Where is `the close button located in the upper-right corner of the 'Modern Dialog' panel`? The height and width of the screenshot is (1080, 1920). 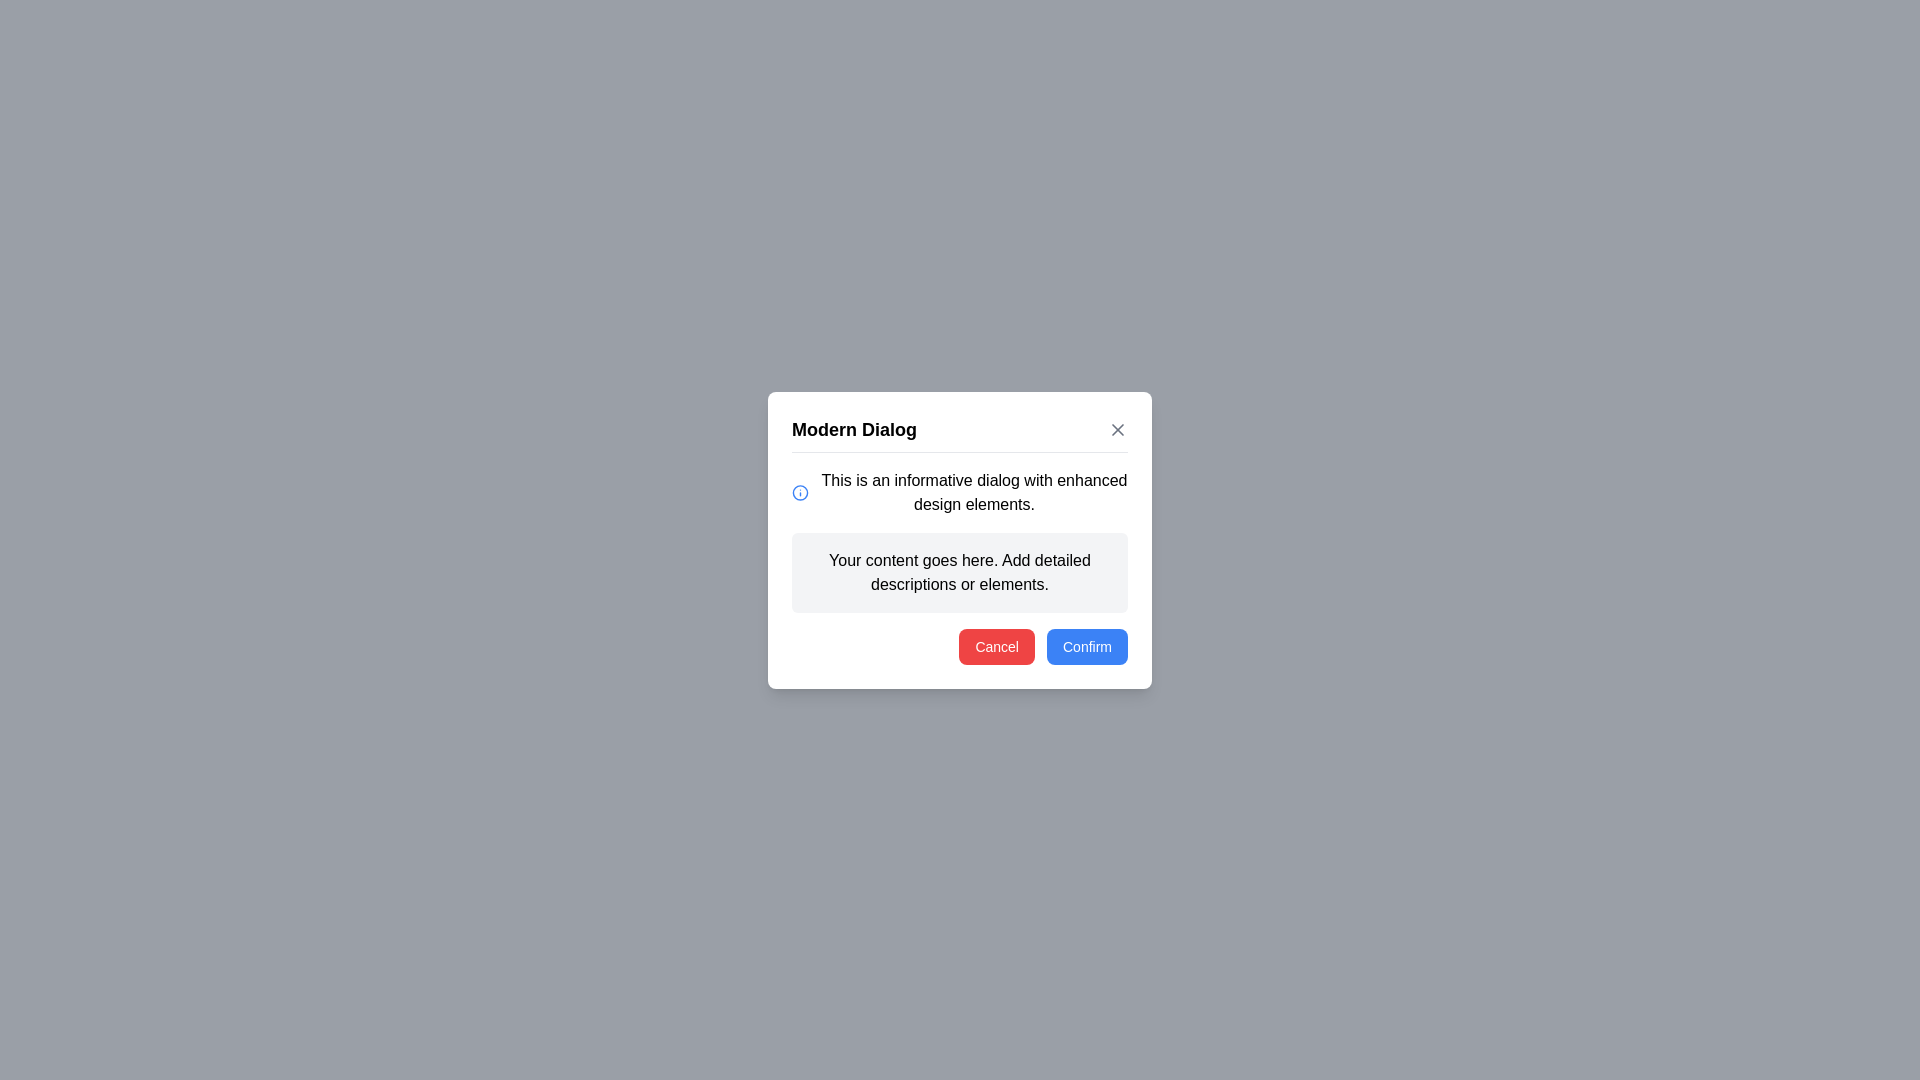 the close button located in the upper-right corner of the 'Modern Dialog' panel is located at coordinates (1117, 428).